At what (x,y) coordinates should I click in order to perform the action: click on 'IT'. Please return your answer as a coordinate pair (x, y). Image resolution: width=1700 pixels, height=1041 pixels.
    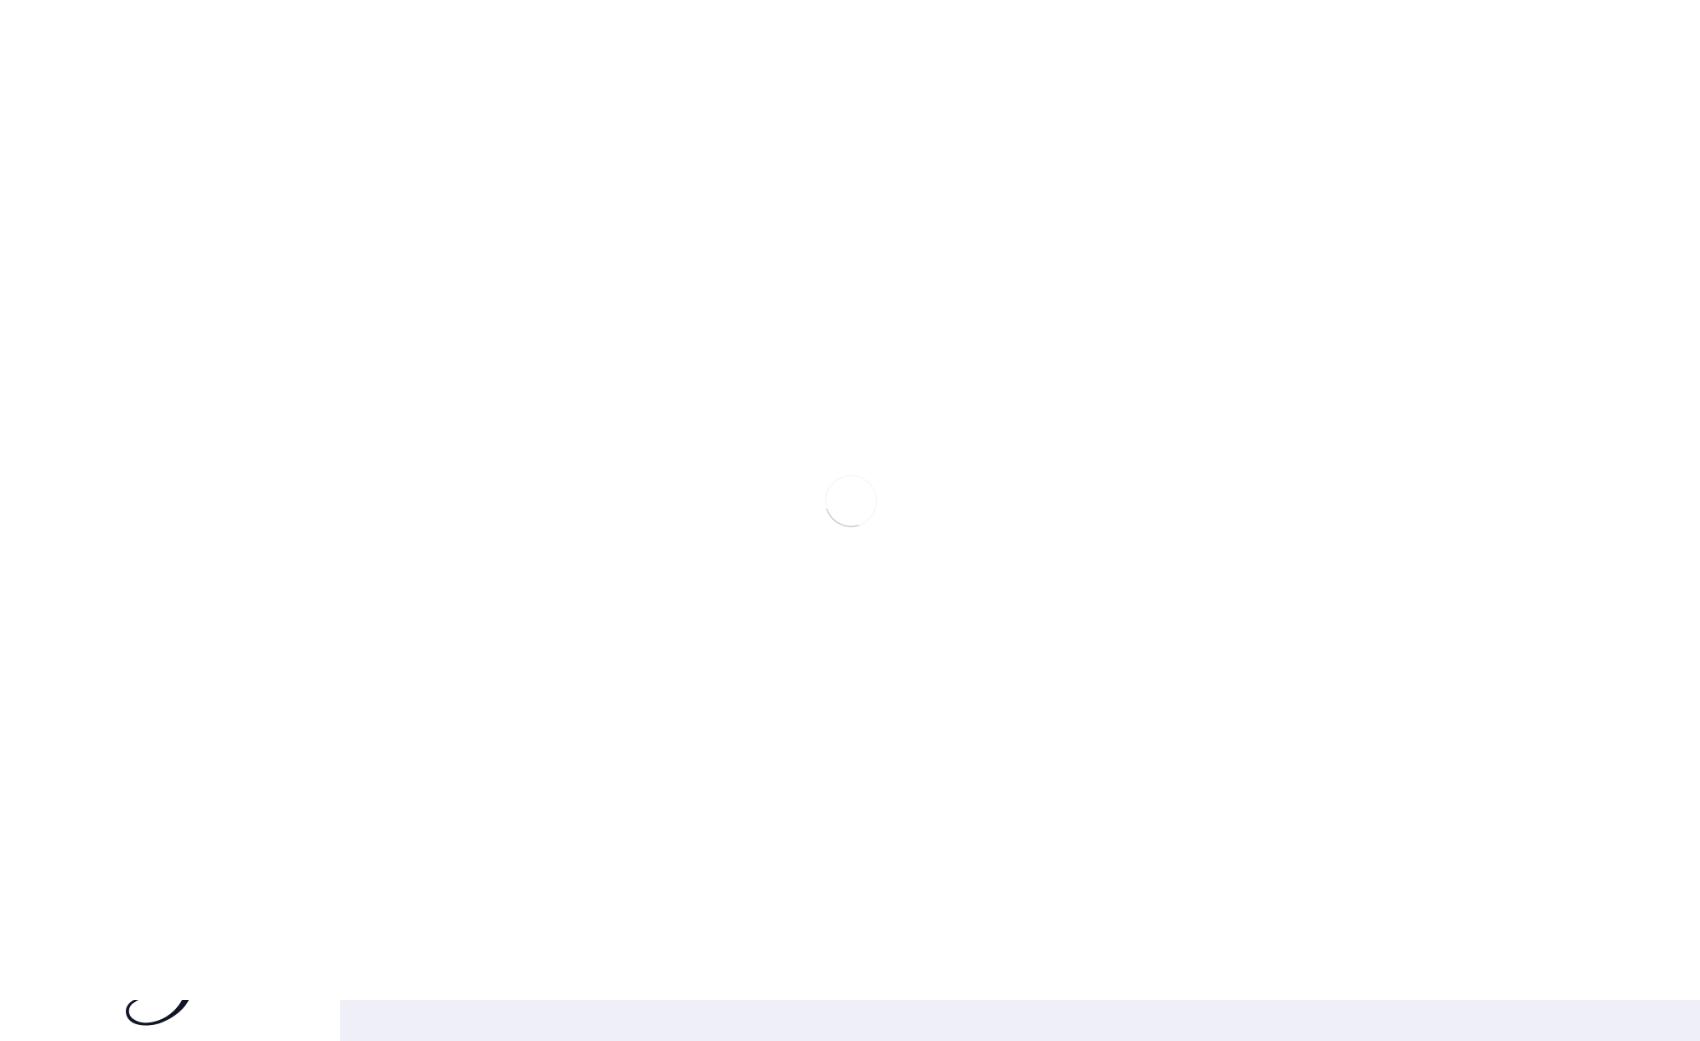
    Looking at the image, I should click on (12, 102).